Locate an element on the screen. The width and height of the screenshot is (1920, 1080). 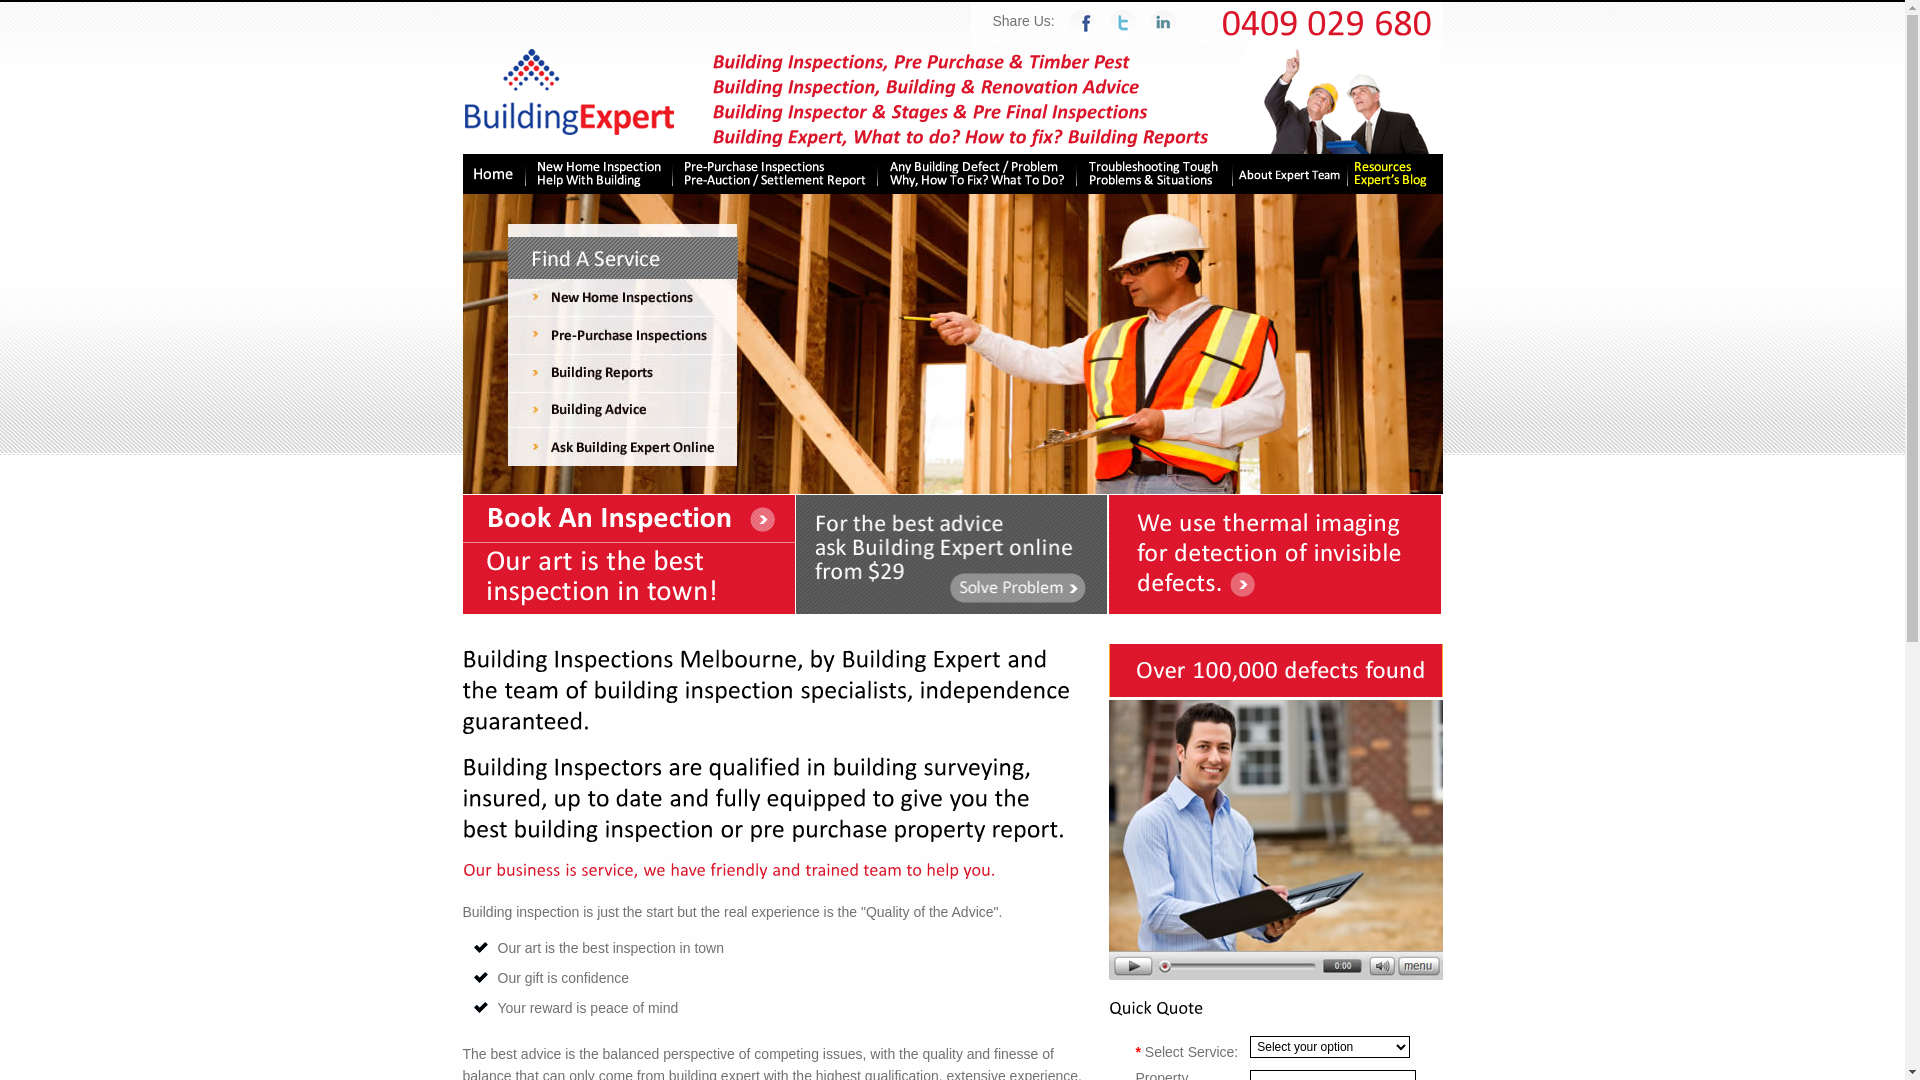
'Recommend this website : home on Facebook' is located at coordinates (1081, 20).